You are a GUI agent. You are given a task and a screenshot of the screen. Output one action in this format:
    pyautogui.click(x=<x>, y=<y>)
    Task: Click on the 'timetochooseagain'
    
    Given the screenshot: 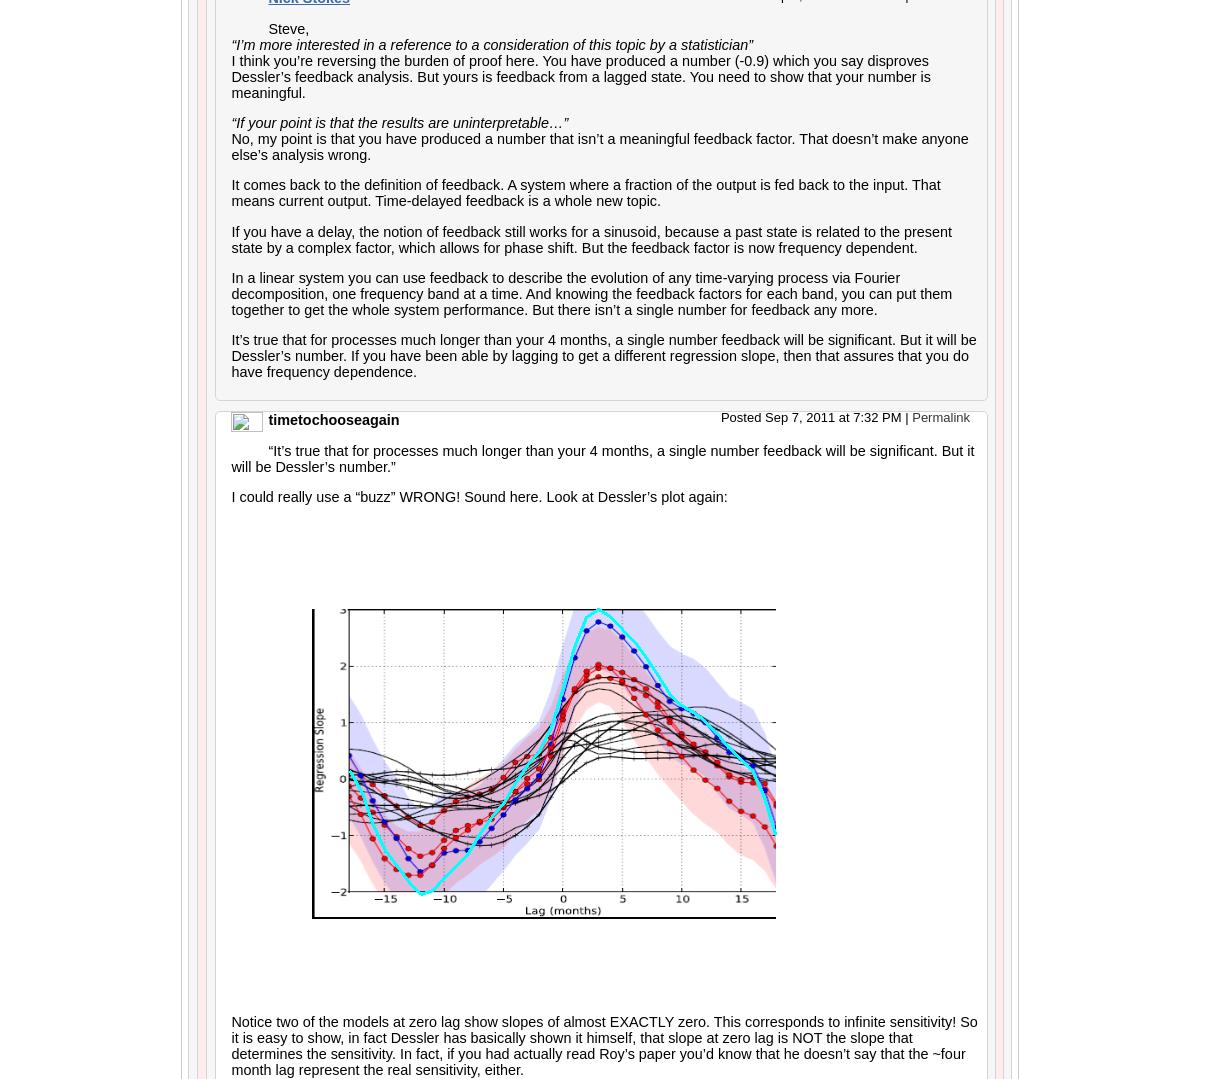 What is the action you would take?
    pyautogui.click(x=332, y=418)
    